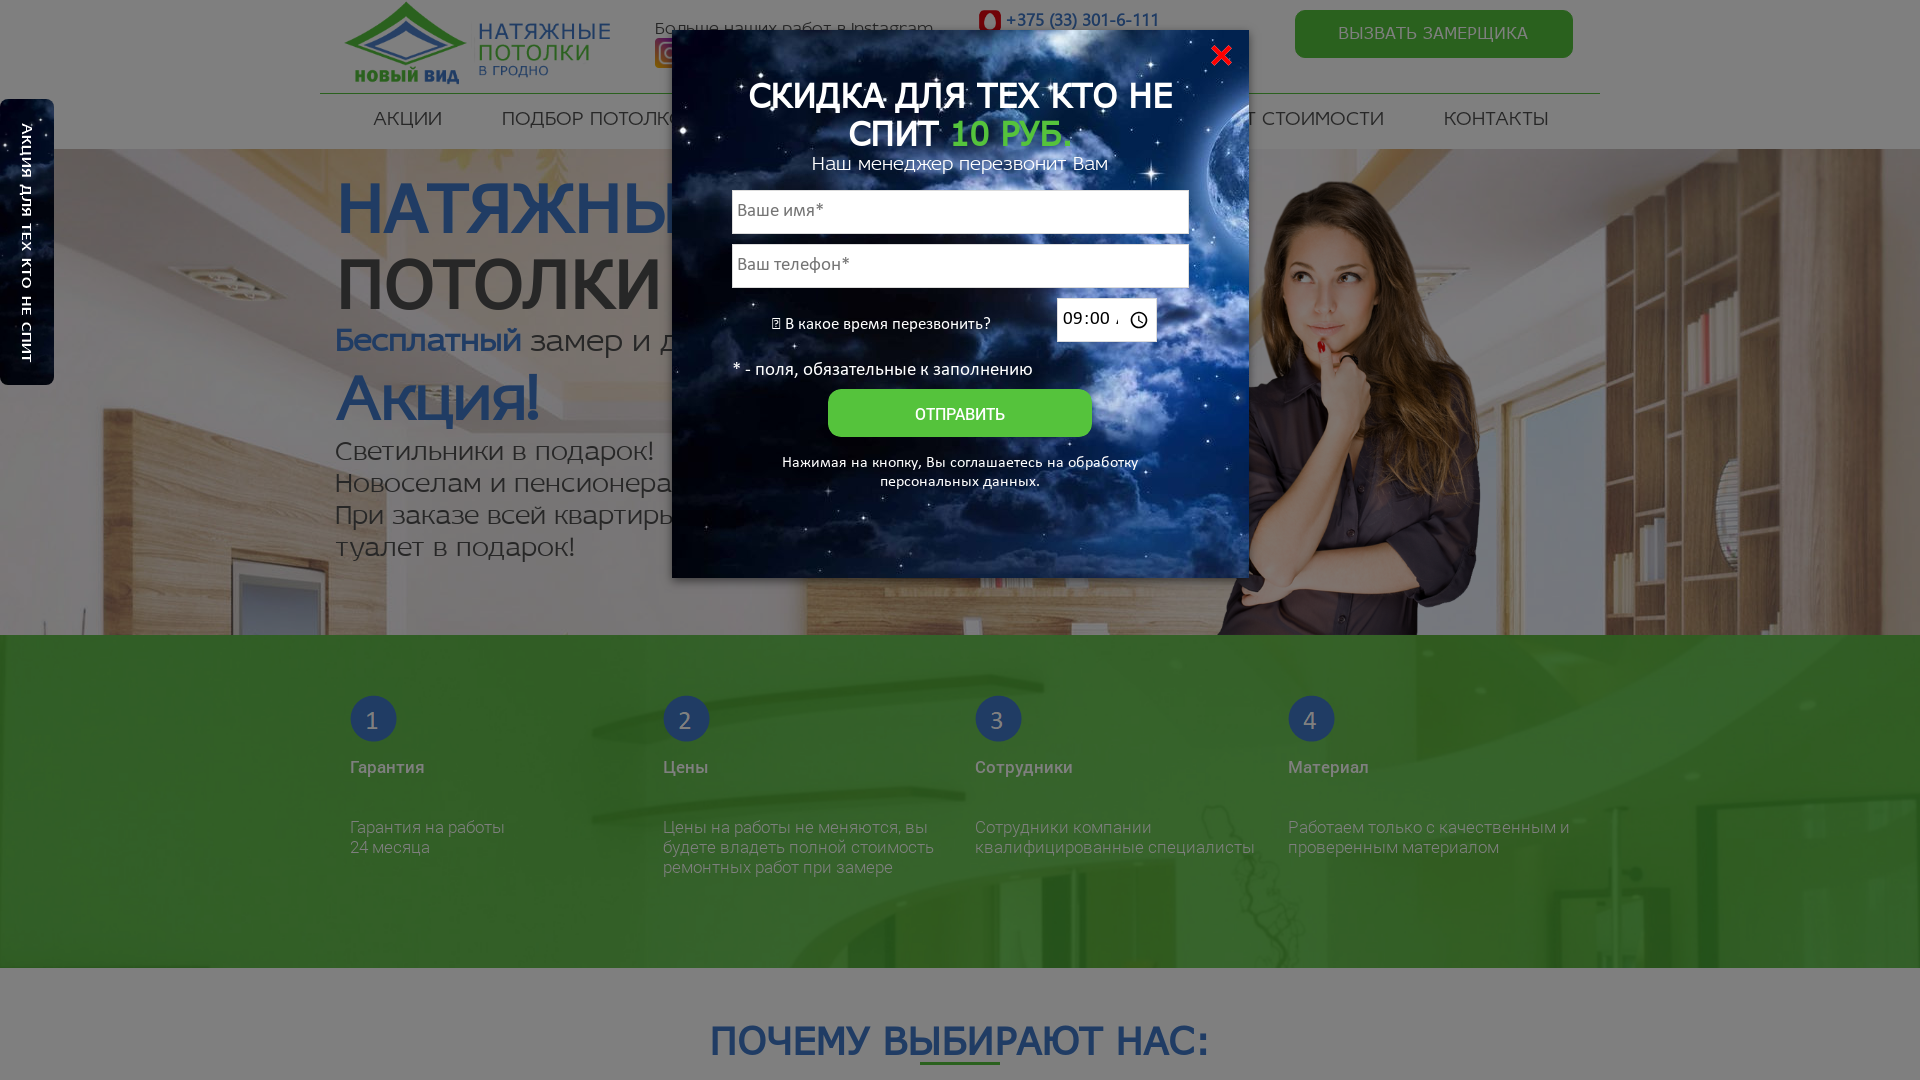 Image resolution: width=1920 pixels, height=1080 pixels. What do you see at coordinates (1080, 19) in the screenshot?
I see `'+375 (33) 301-6-111'` at bounding box center [1080, 19].